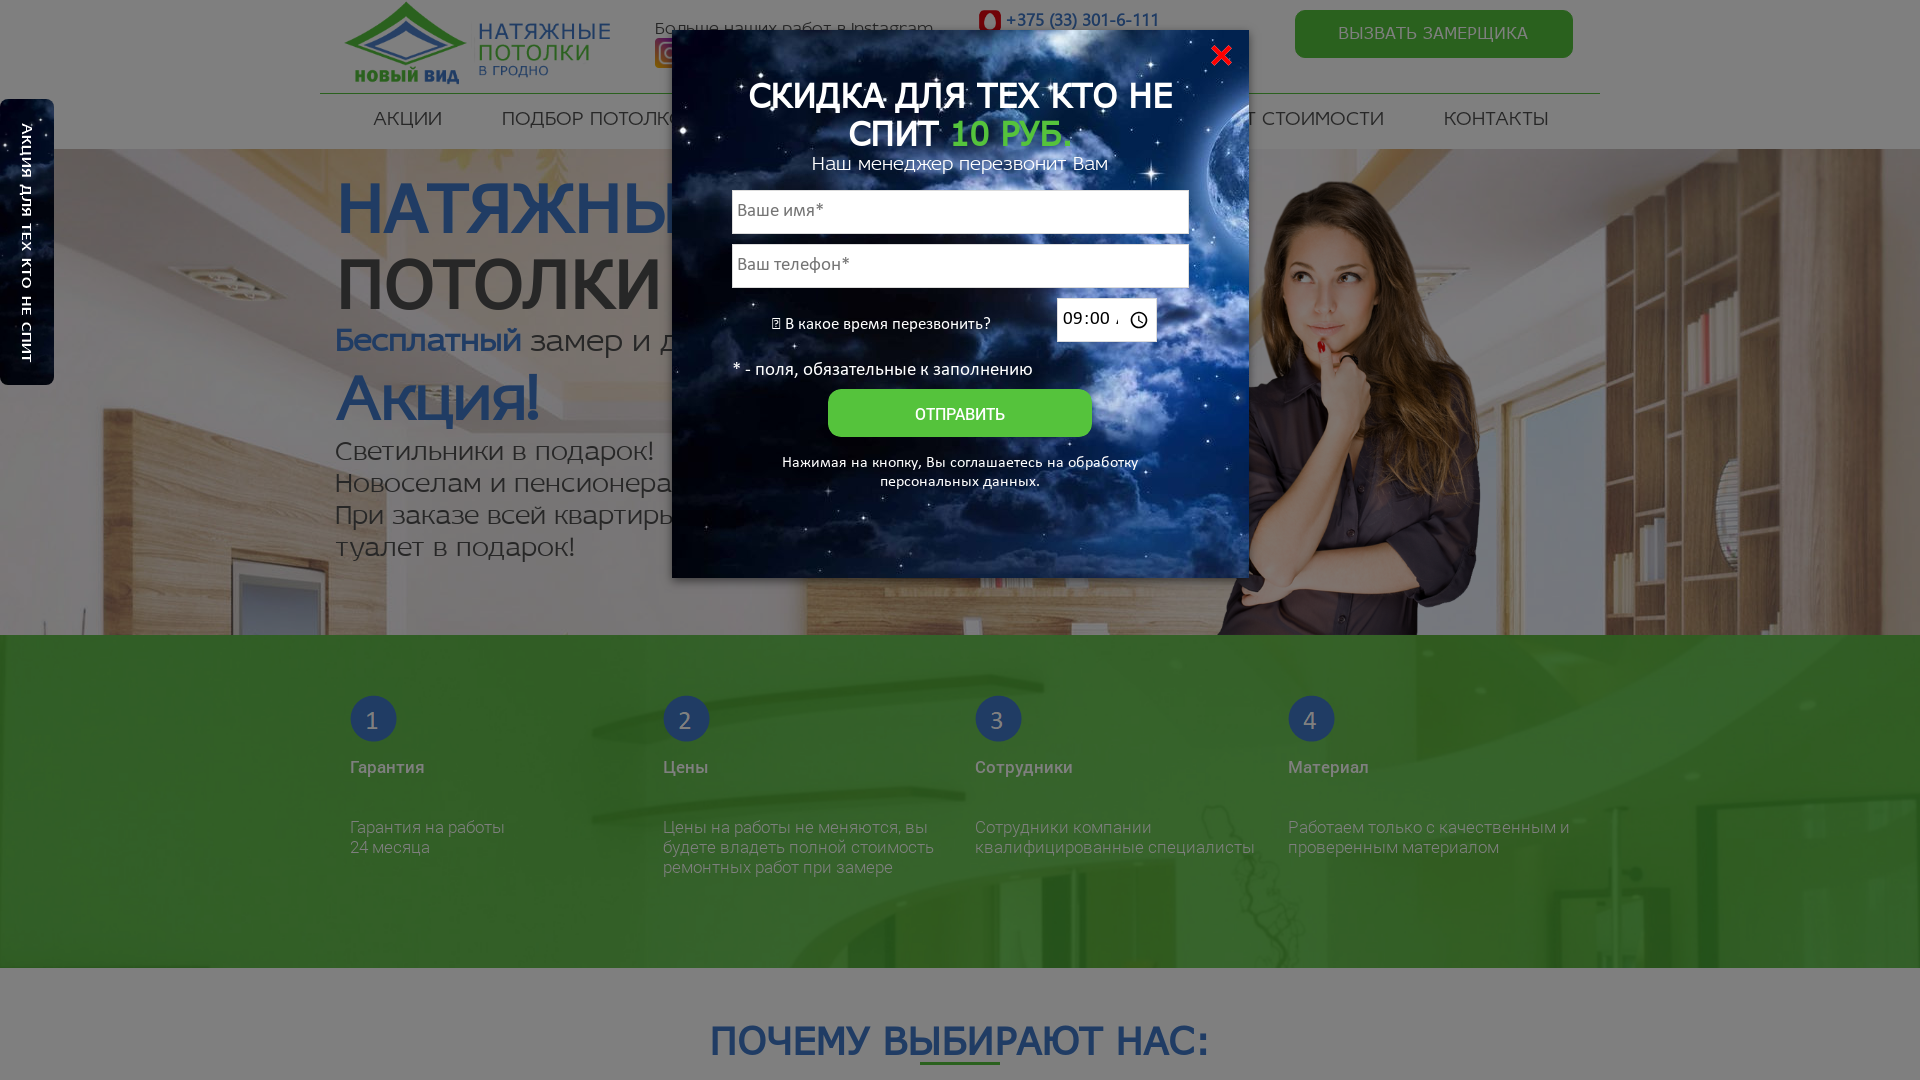 Image resolution: width=1920 pixels, height=1080 pixels. What do you see at coordinates (1080, 19) in the screenshot?
I see `'+375 (33) 301-6-111'` at bounding box center [1080, 19].